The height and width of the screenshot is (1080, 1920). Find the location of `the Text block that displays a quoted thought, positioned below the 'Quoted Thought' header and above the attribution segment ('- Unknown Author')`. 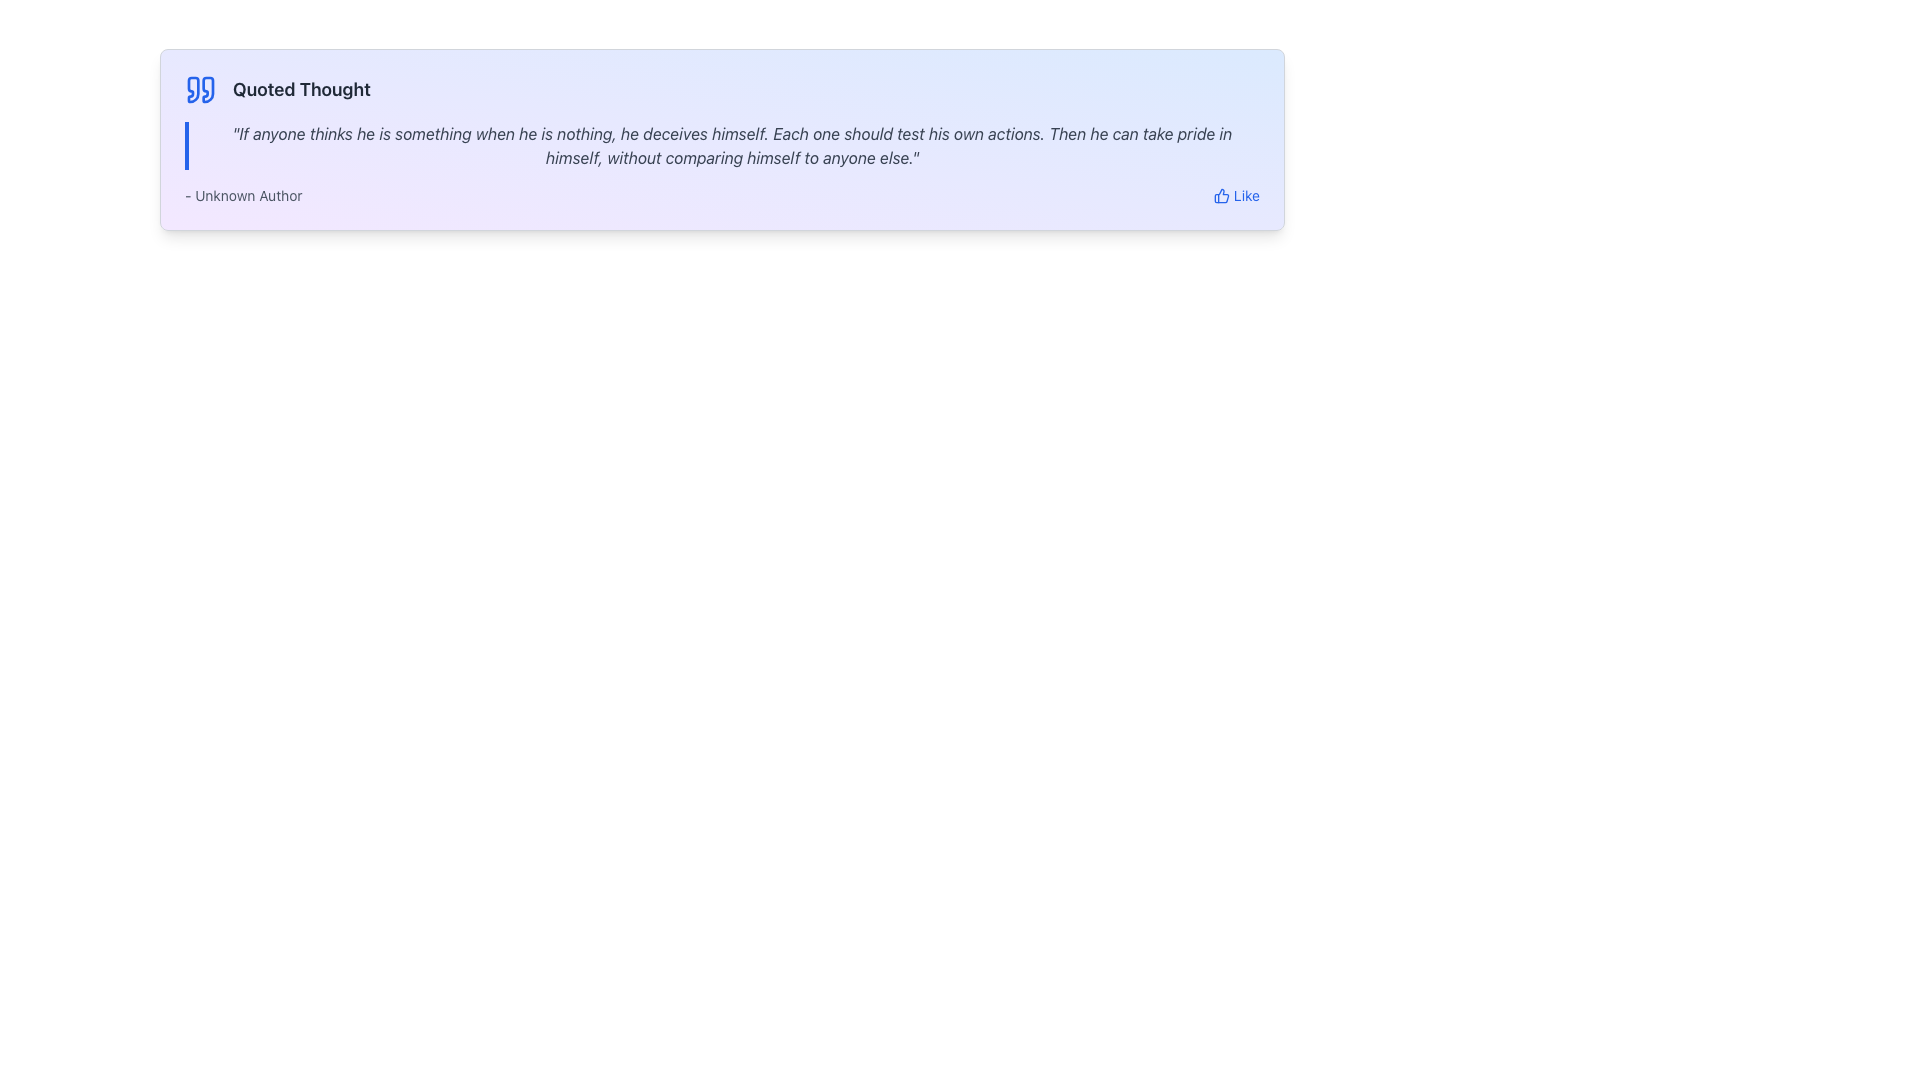

the Text block that displays a quoted thought, positioned below the 'Quoted Thought' header and above the attribution segment ('- Unknown Author') is located at coordinates (721, 145).